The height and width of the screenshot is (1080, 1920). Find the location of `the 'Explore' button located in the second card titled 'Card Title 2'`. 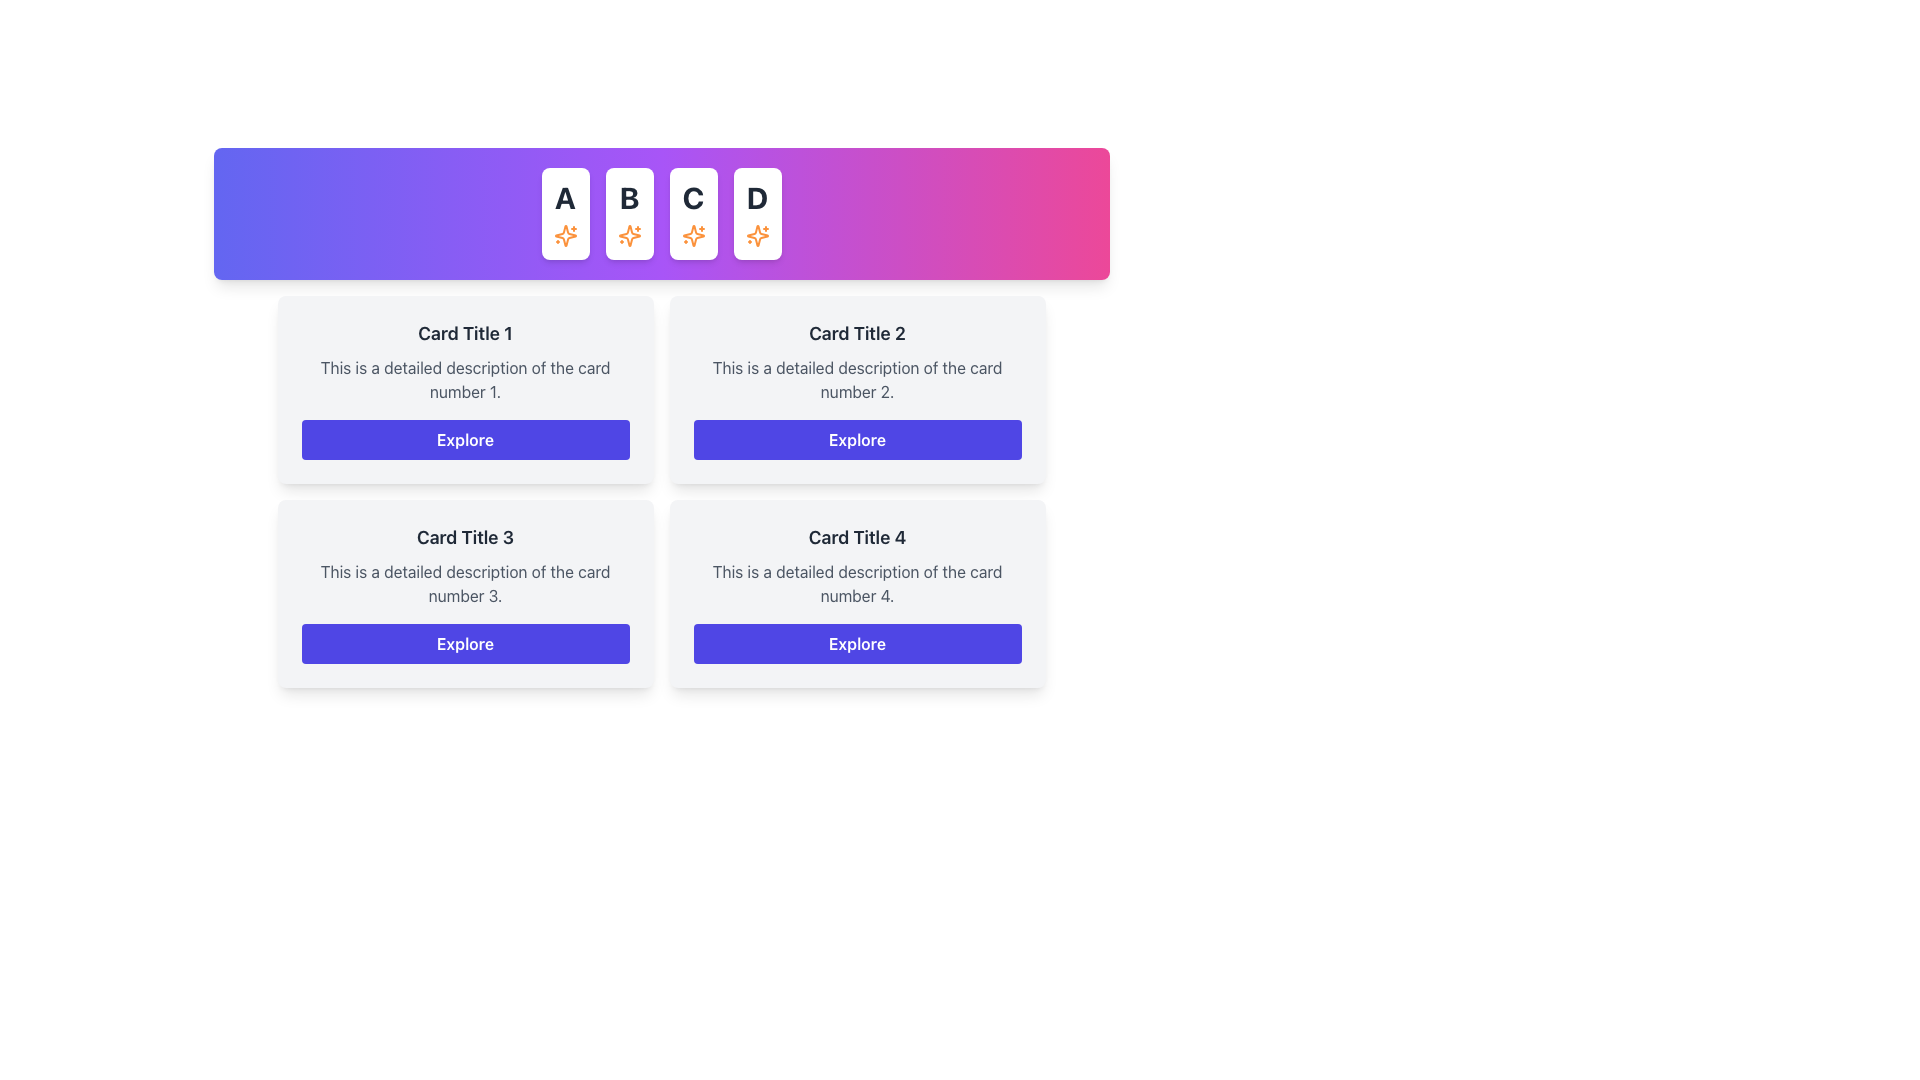

the 'Explore' button located in the second card titled 'Card Title 2' is located at coordinates (857, 438).